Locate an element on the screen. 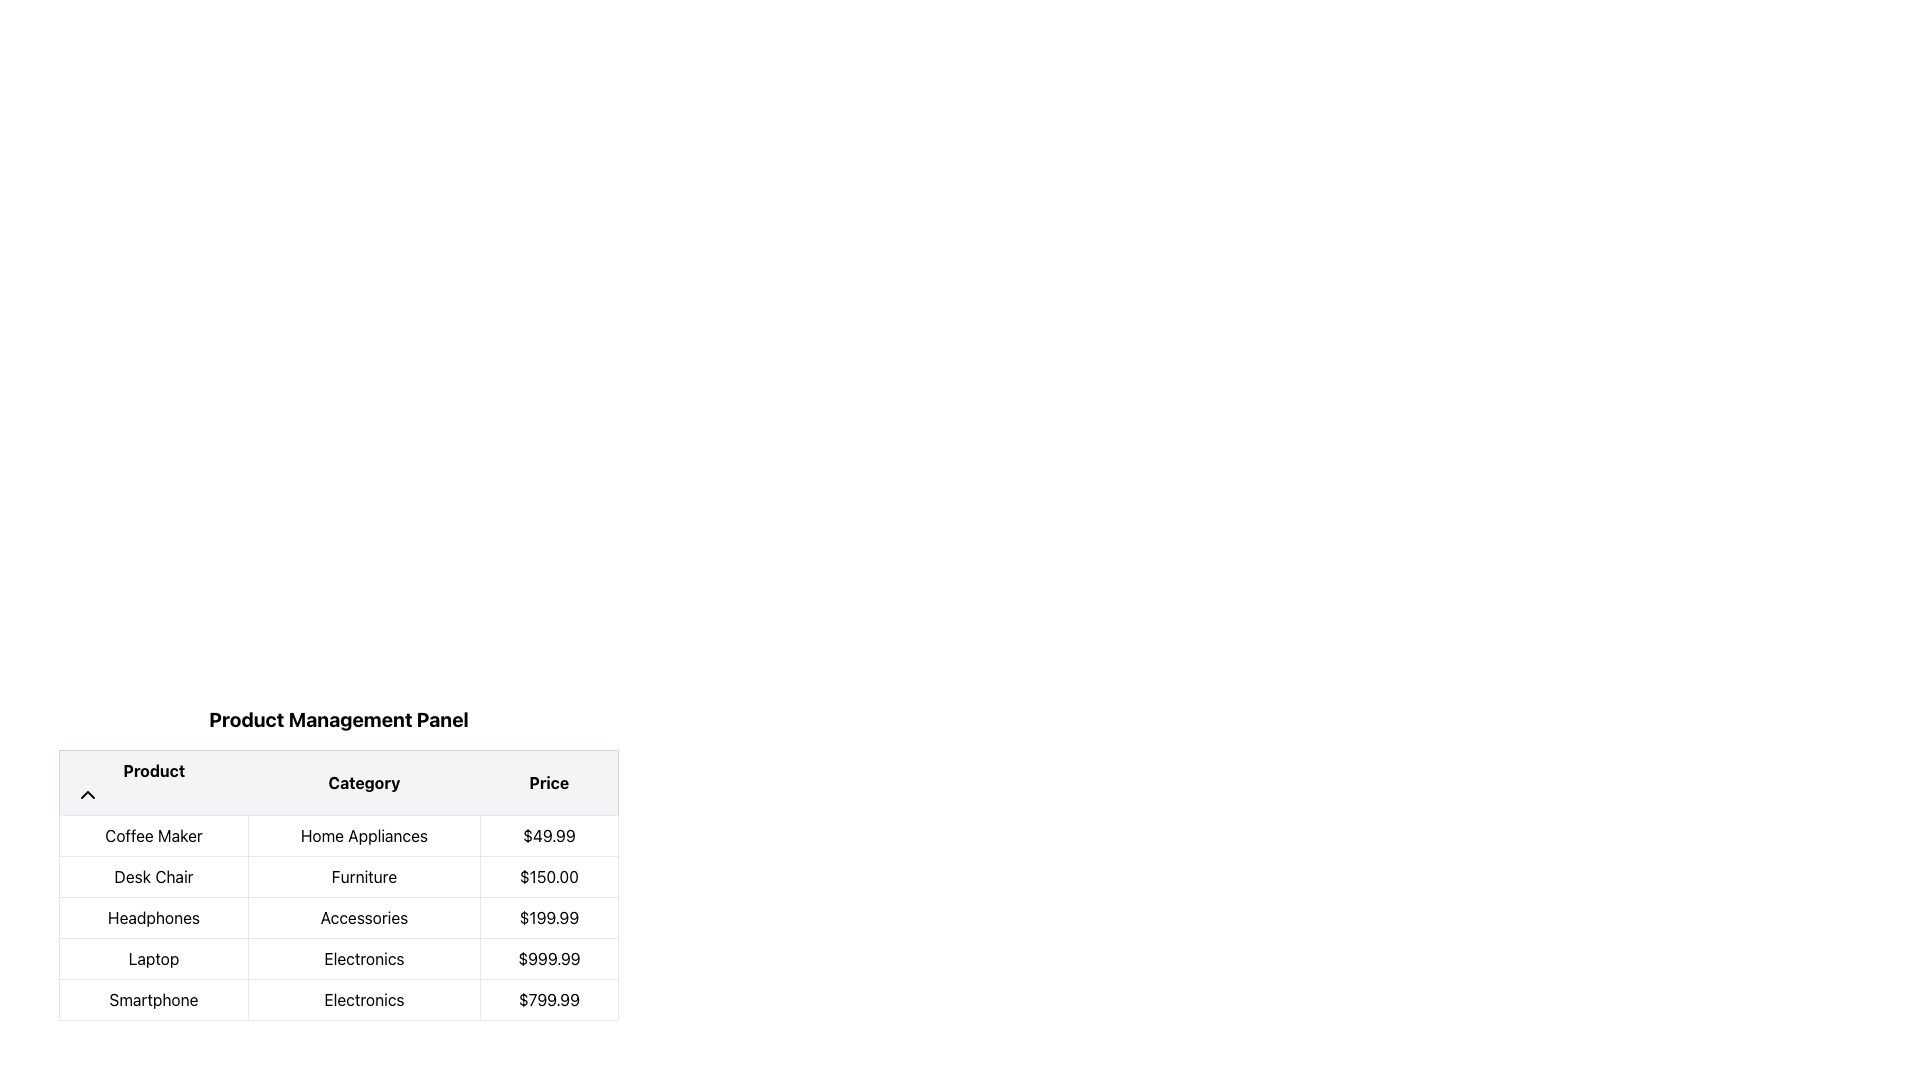  the specific cells of the data table in the 'Product Management Panel' is located at coordinates (339, 918).